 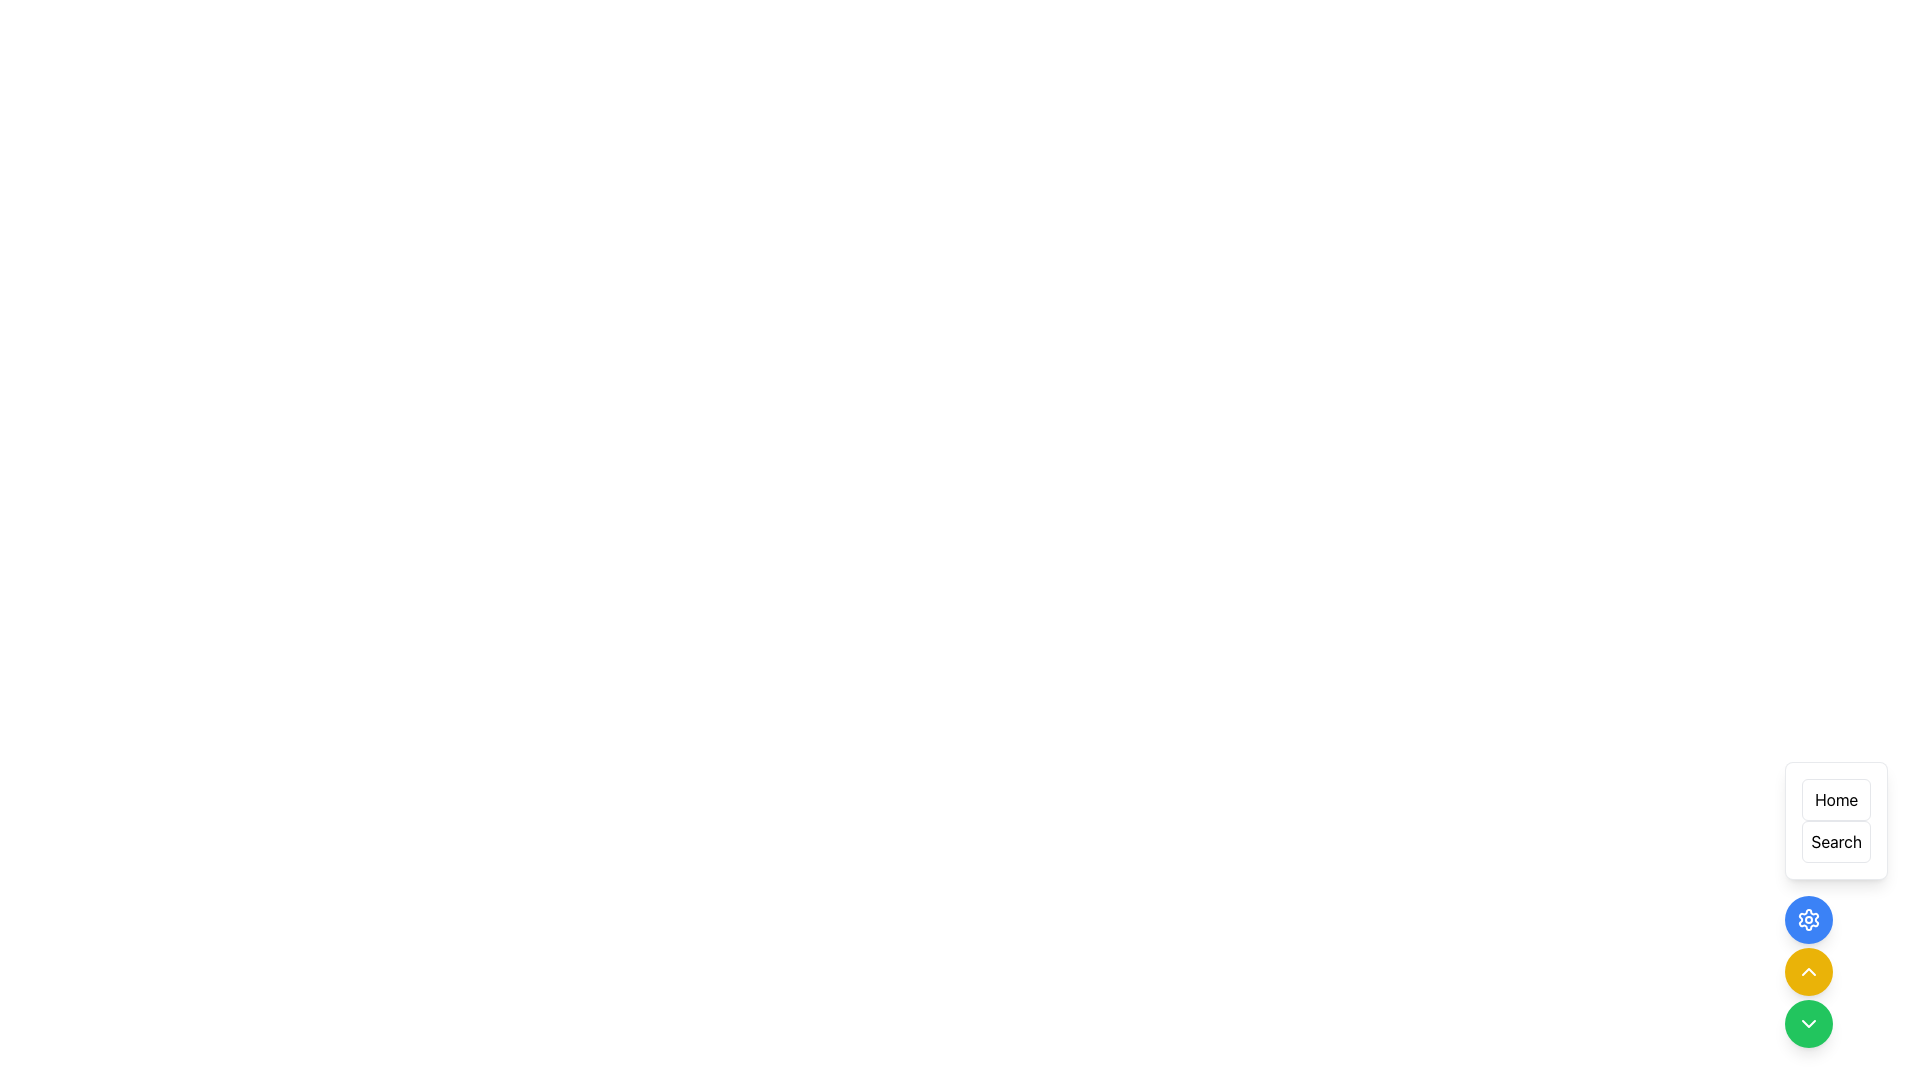 What do you see at coordinates (1809, 1023) in the screenshot?
I see `the down or expand button located at the bottom-right area of the interface, which is the last in a vertically-stacked group of three buttons` at bounding box center [1809, 1023].